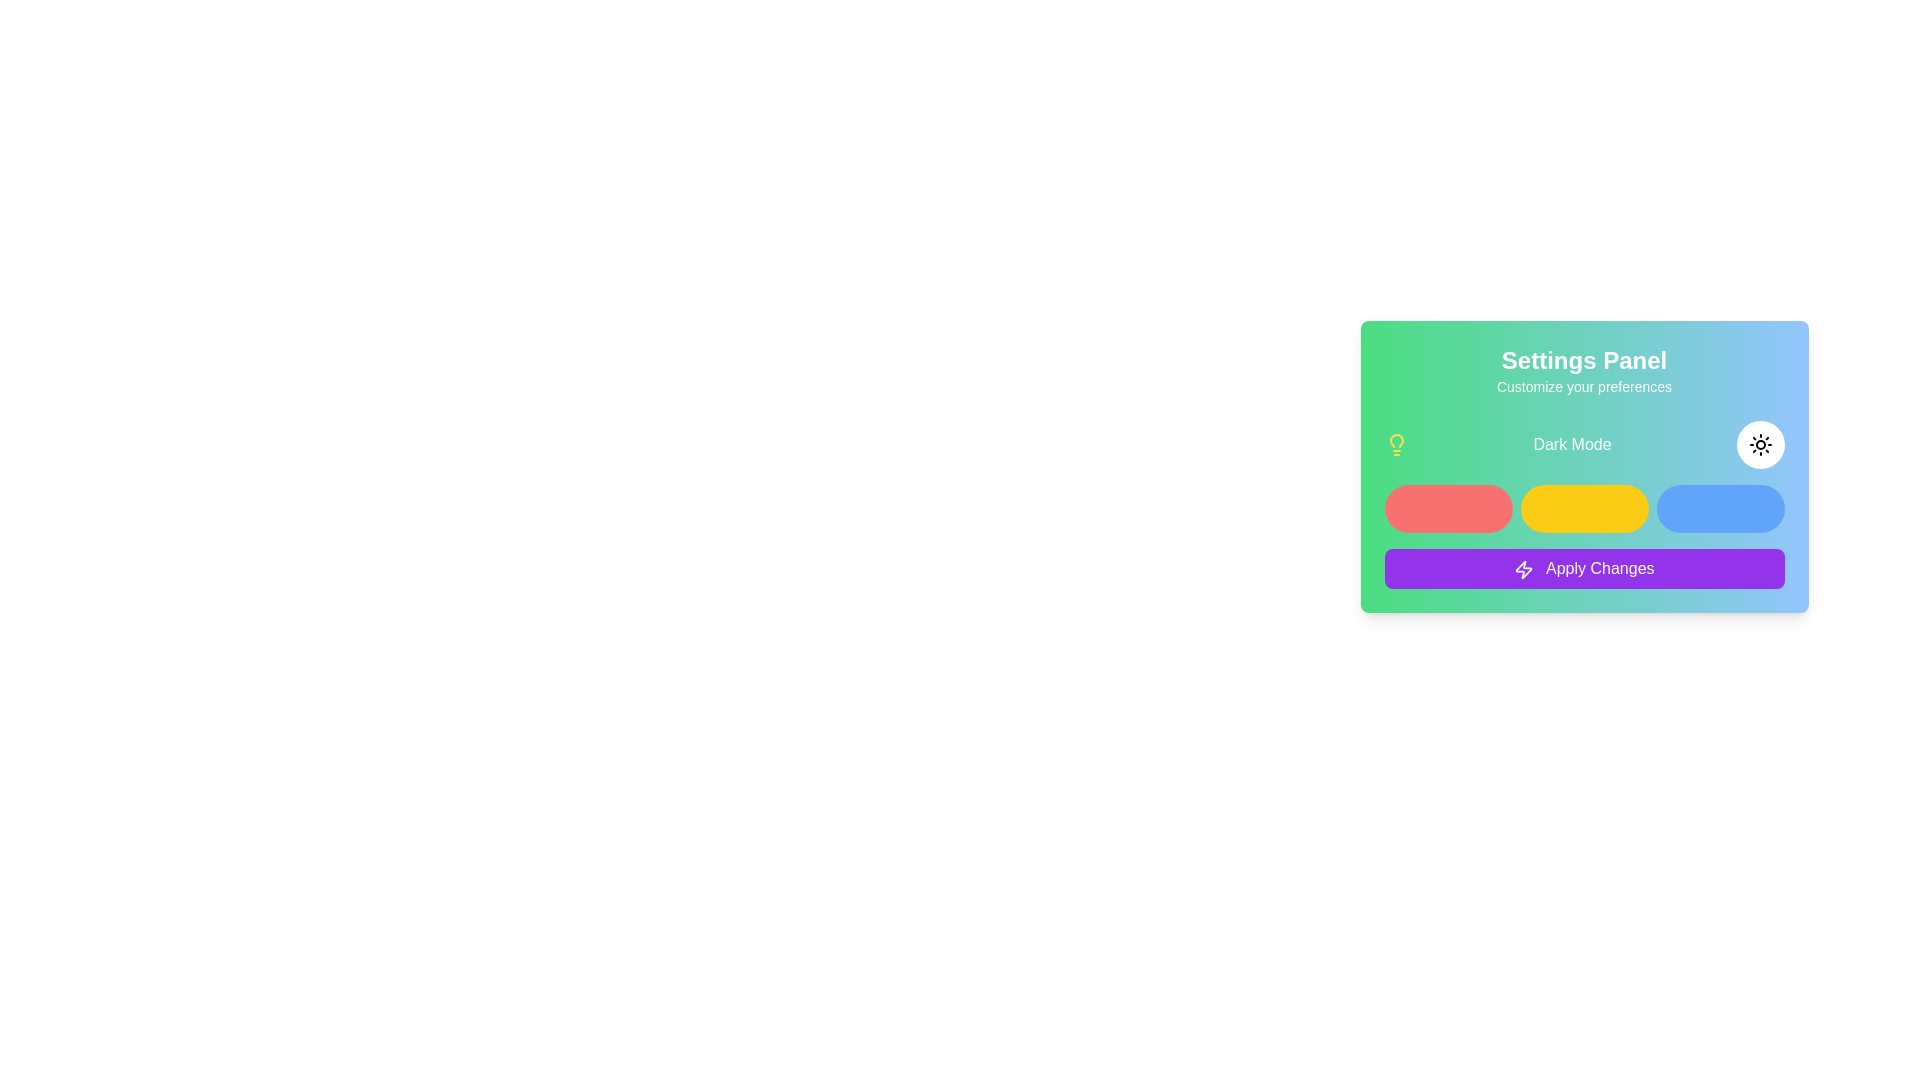 The width and height of the screenshot is (1920, 1080). Describe the element at coordinates (1523, 569) in the screenshot. I see `the 'Apply Changes' button that contains the lightning bolt icon` at that location.